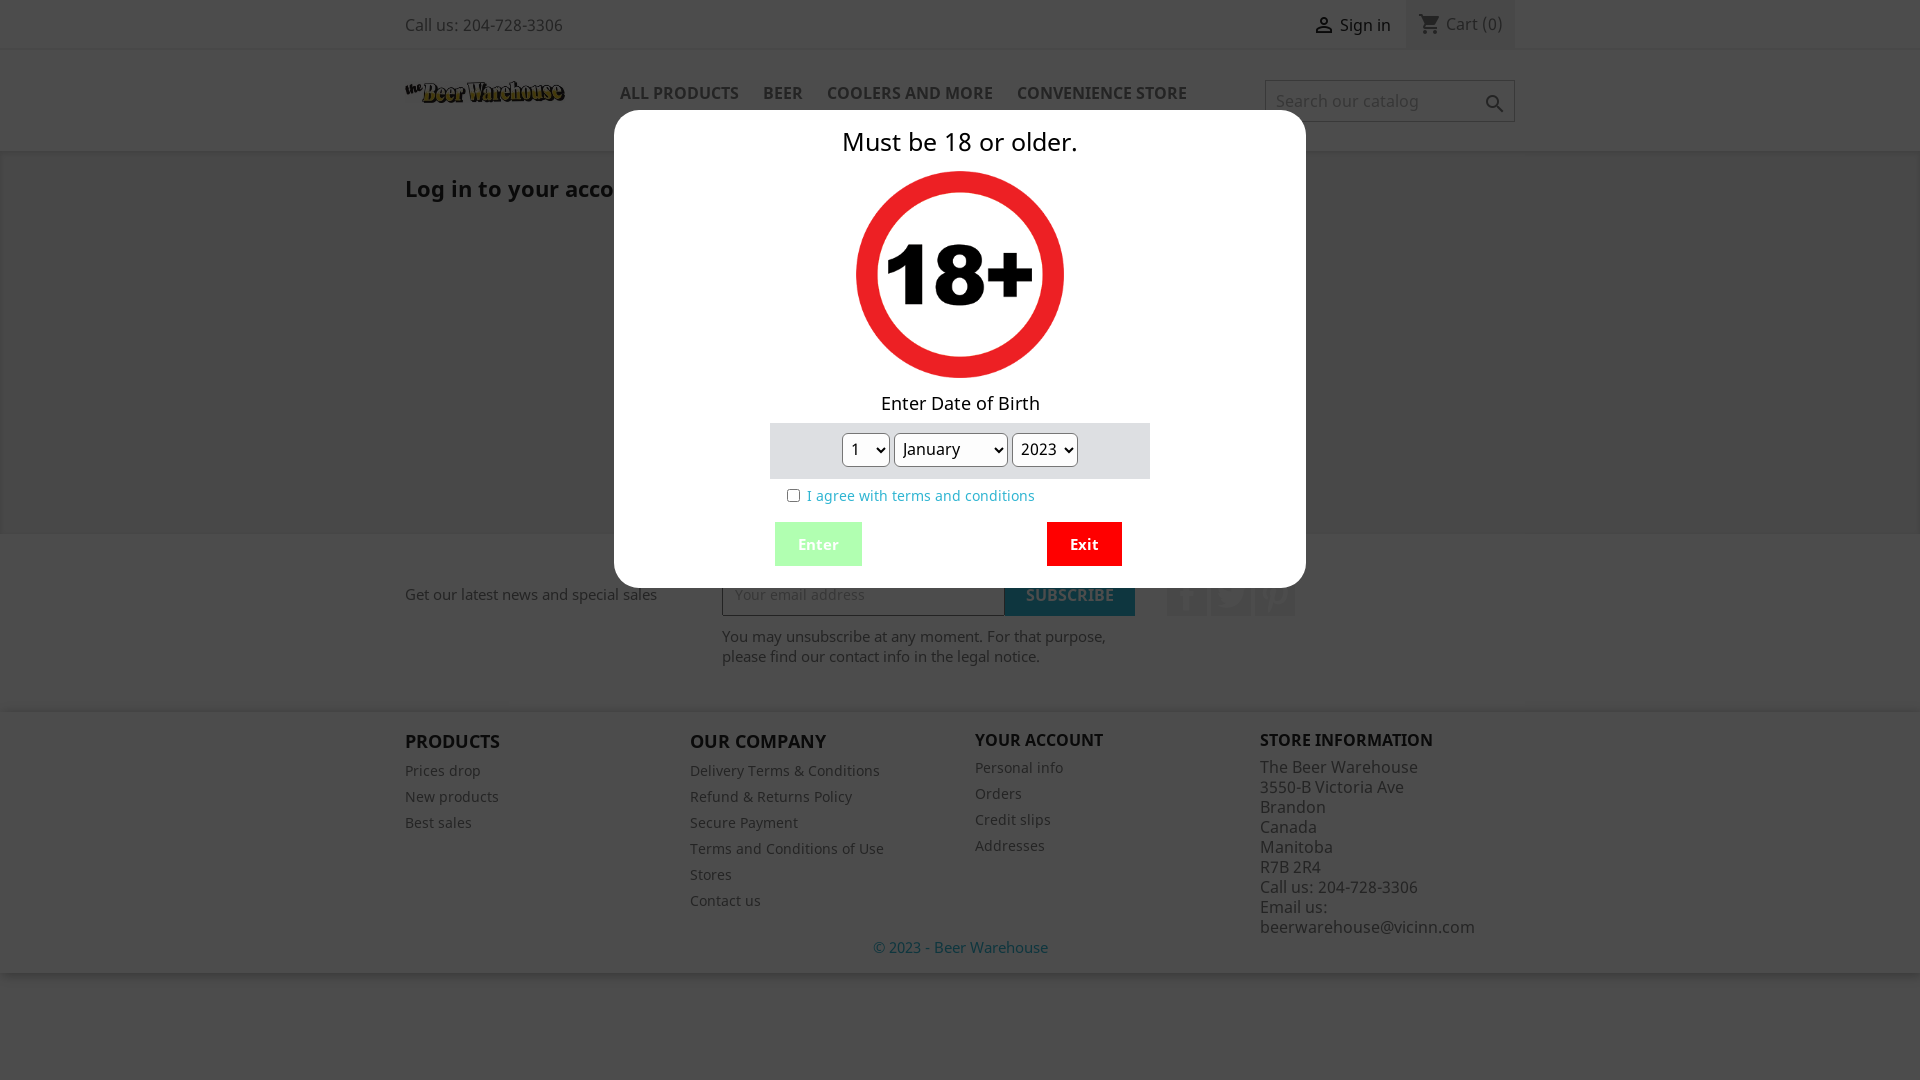 This screenshot has height=1080, width=1920. I want to click on 'Orders', so click(998, 792).